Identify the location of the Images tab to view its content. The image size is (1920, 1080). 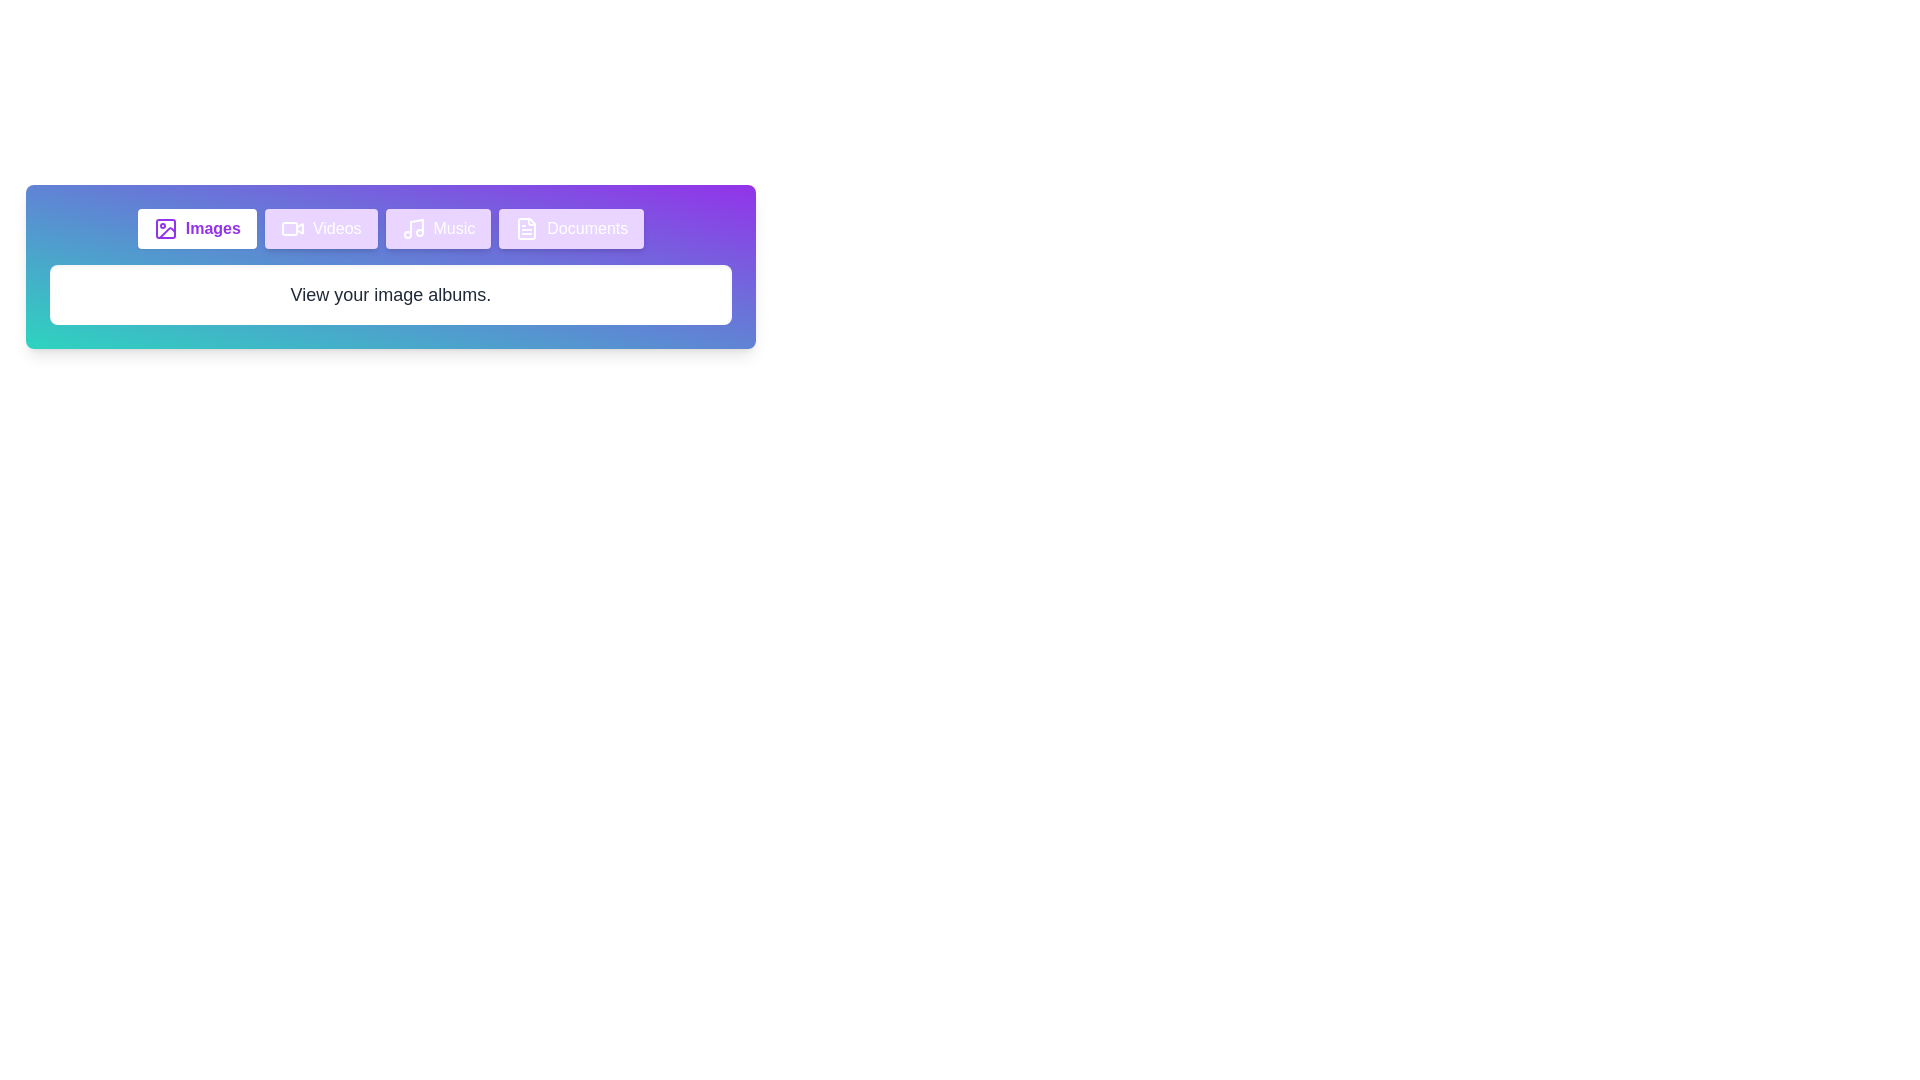
(196, 227).